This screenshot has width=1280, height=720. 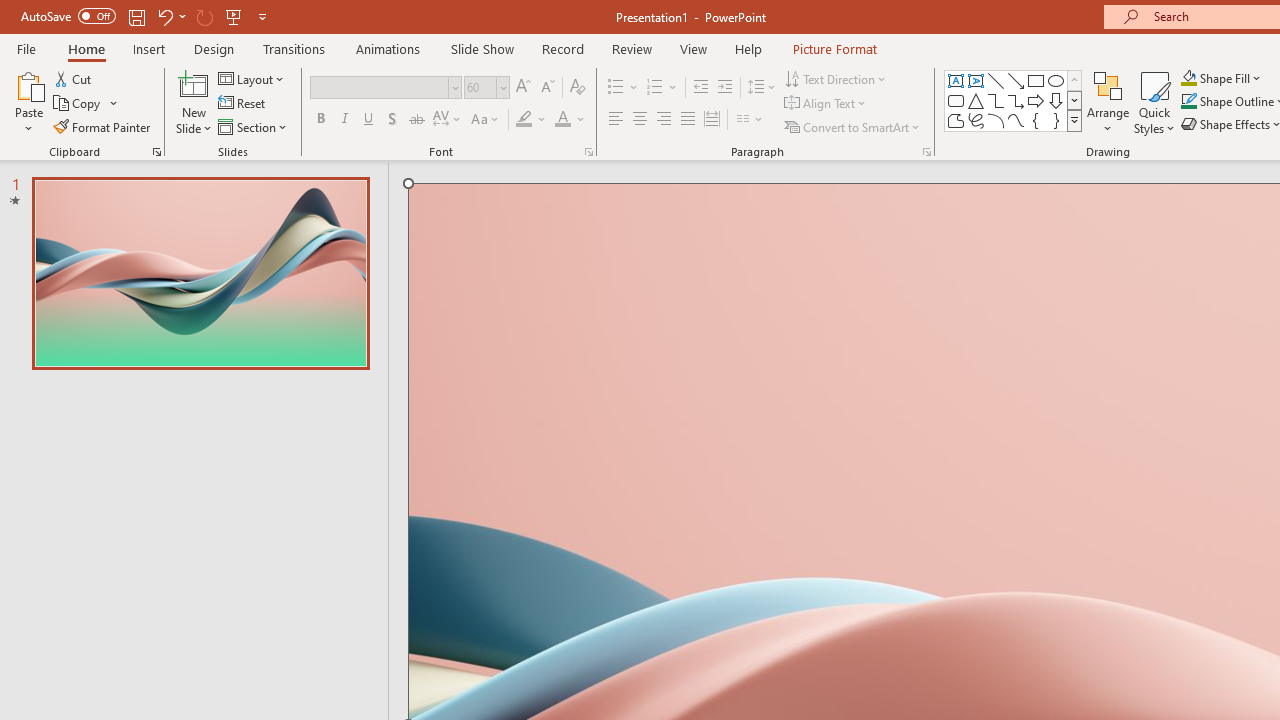 I want to click on 'Picture Format', so click(x=835, y=48).